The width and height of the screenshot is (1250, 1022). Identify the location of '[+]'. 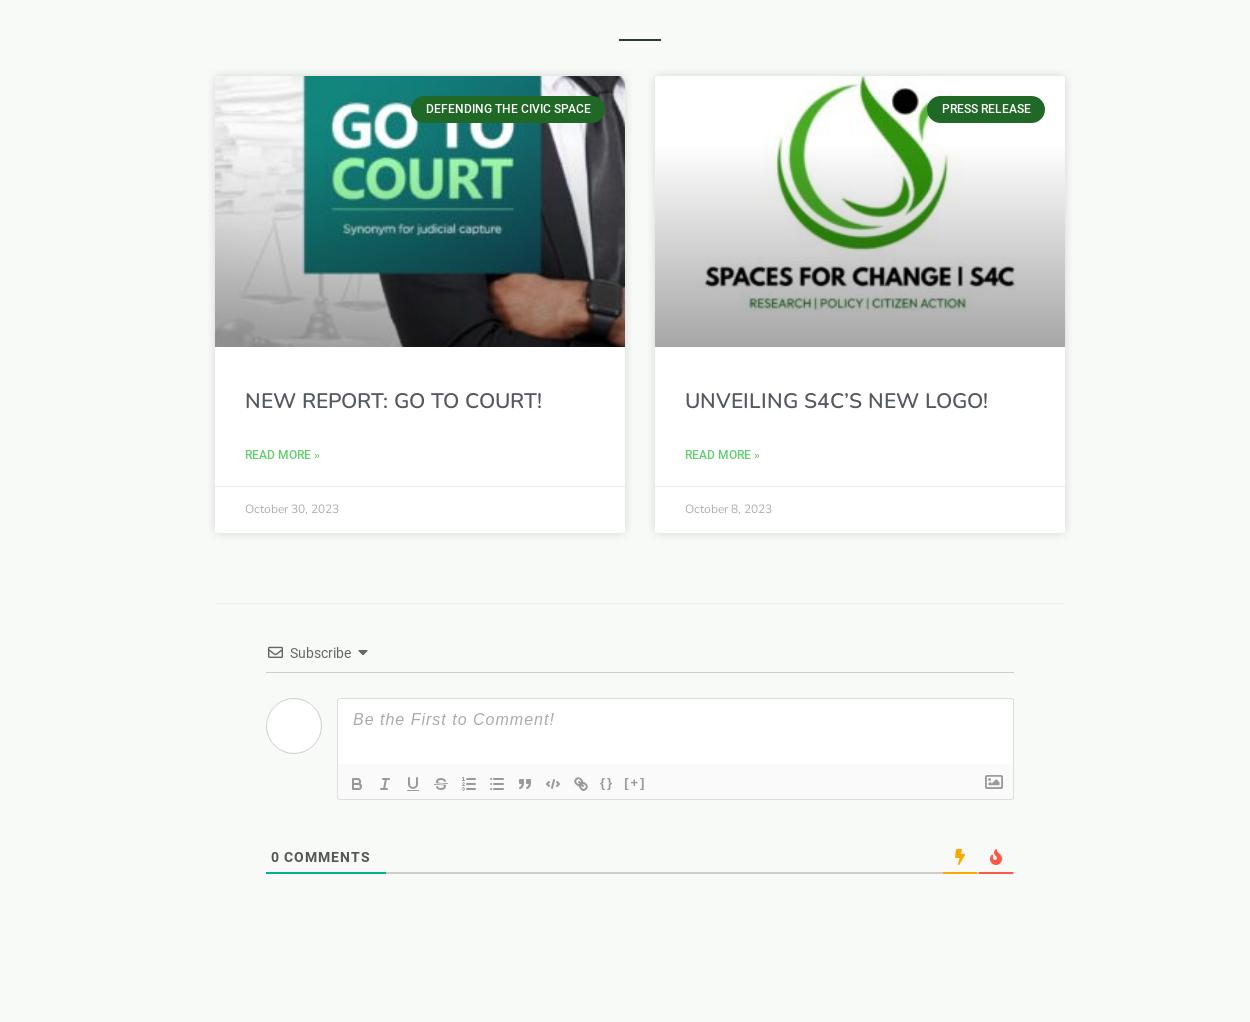
(635, 782).